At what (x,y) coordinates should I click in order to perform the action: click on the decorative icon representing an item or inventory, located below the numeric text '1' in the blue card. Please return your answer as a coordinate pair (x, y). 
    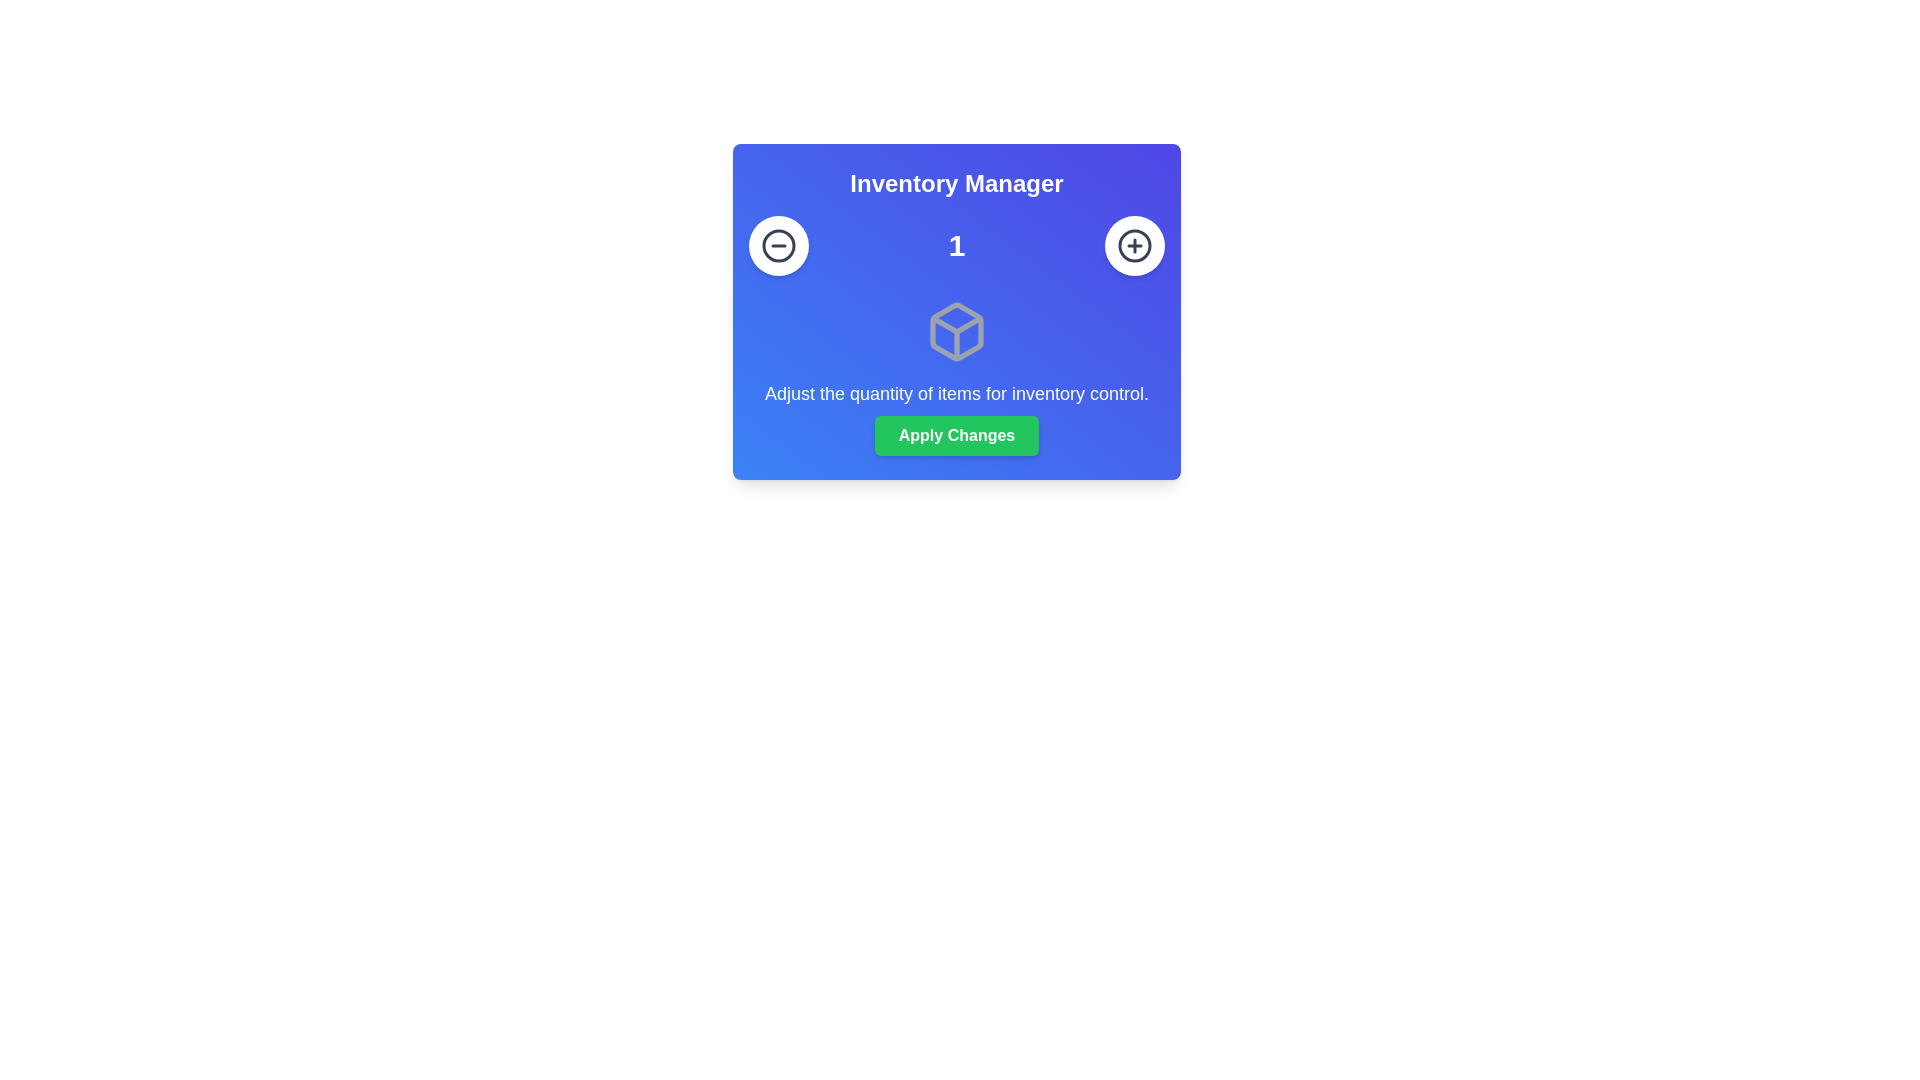
    Looking at the image, I should click on (955, 330).